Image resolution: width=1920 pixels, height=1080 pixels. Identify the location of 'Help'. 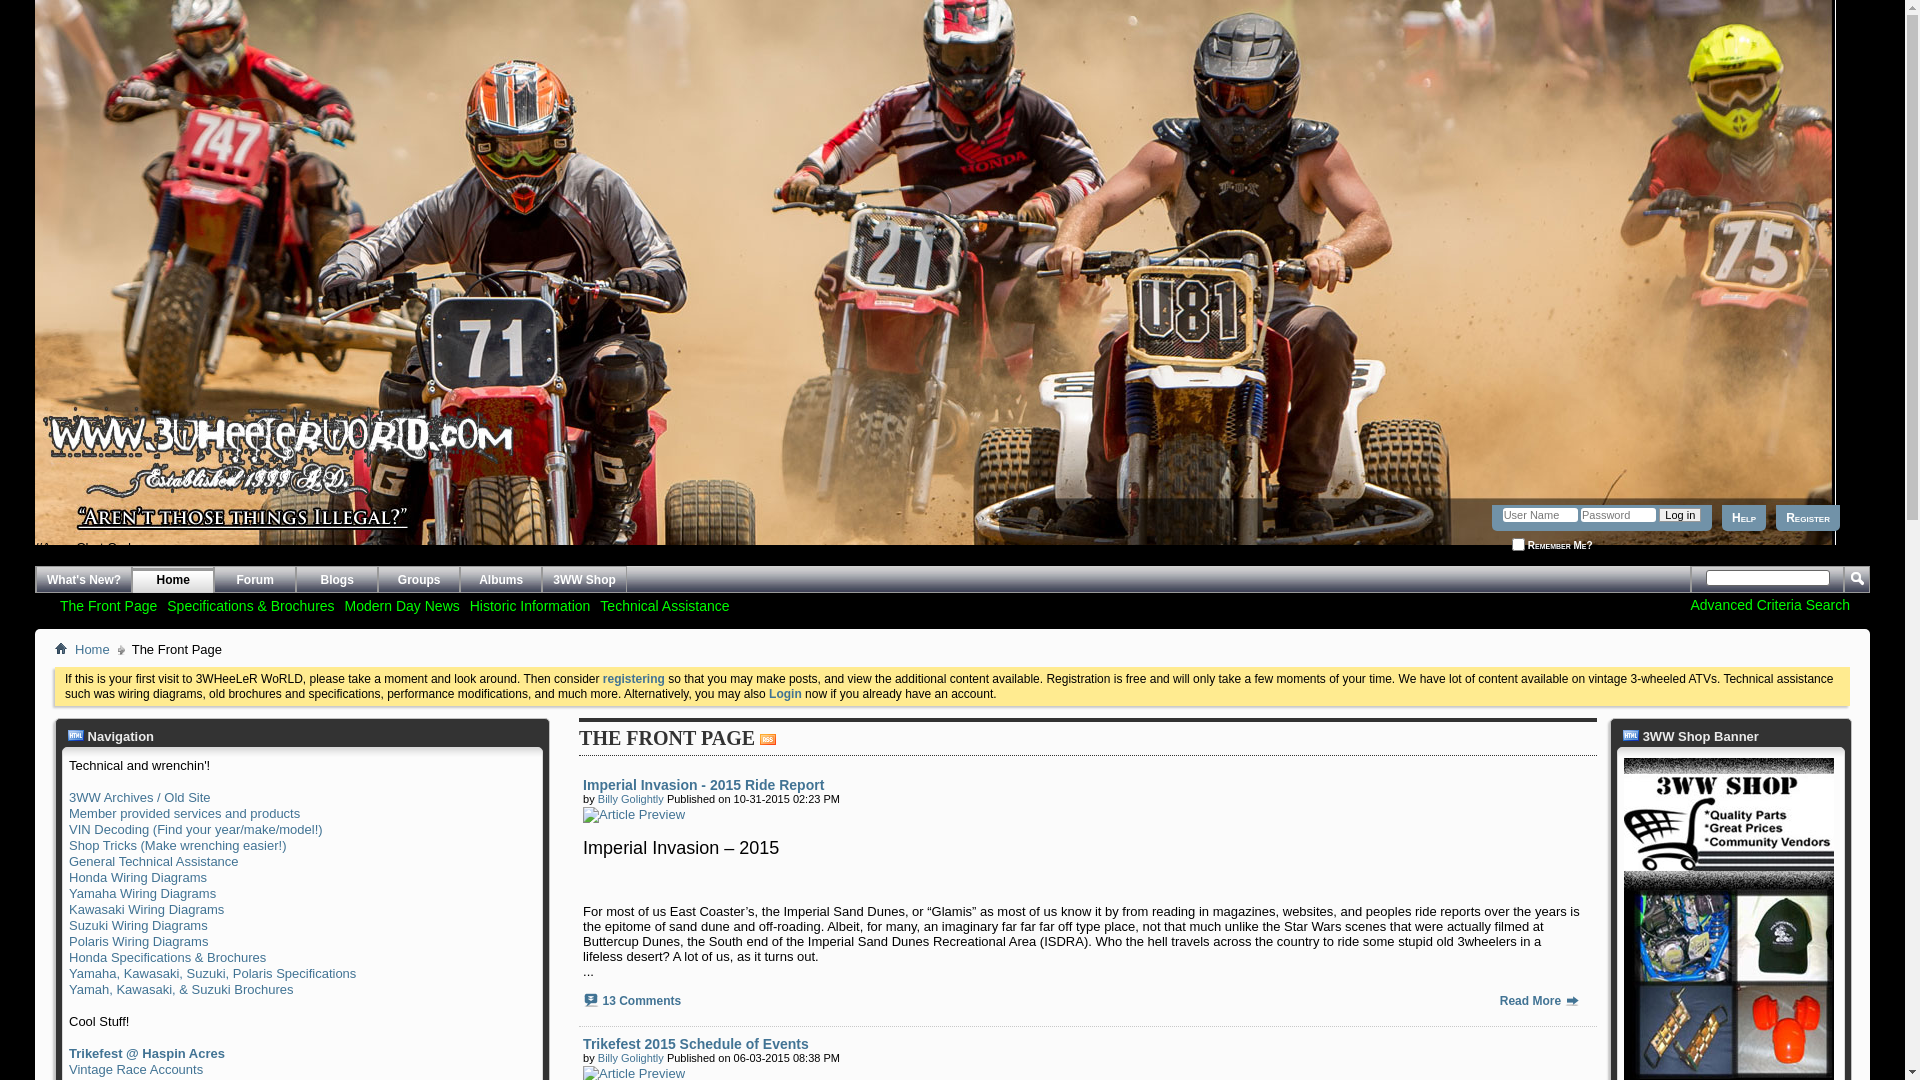
(1742, 516).